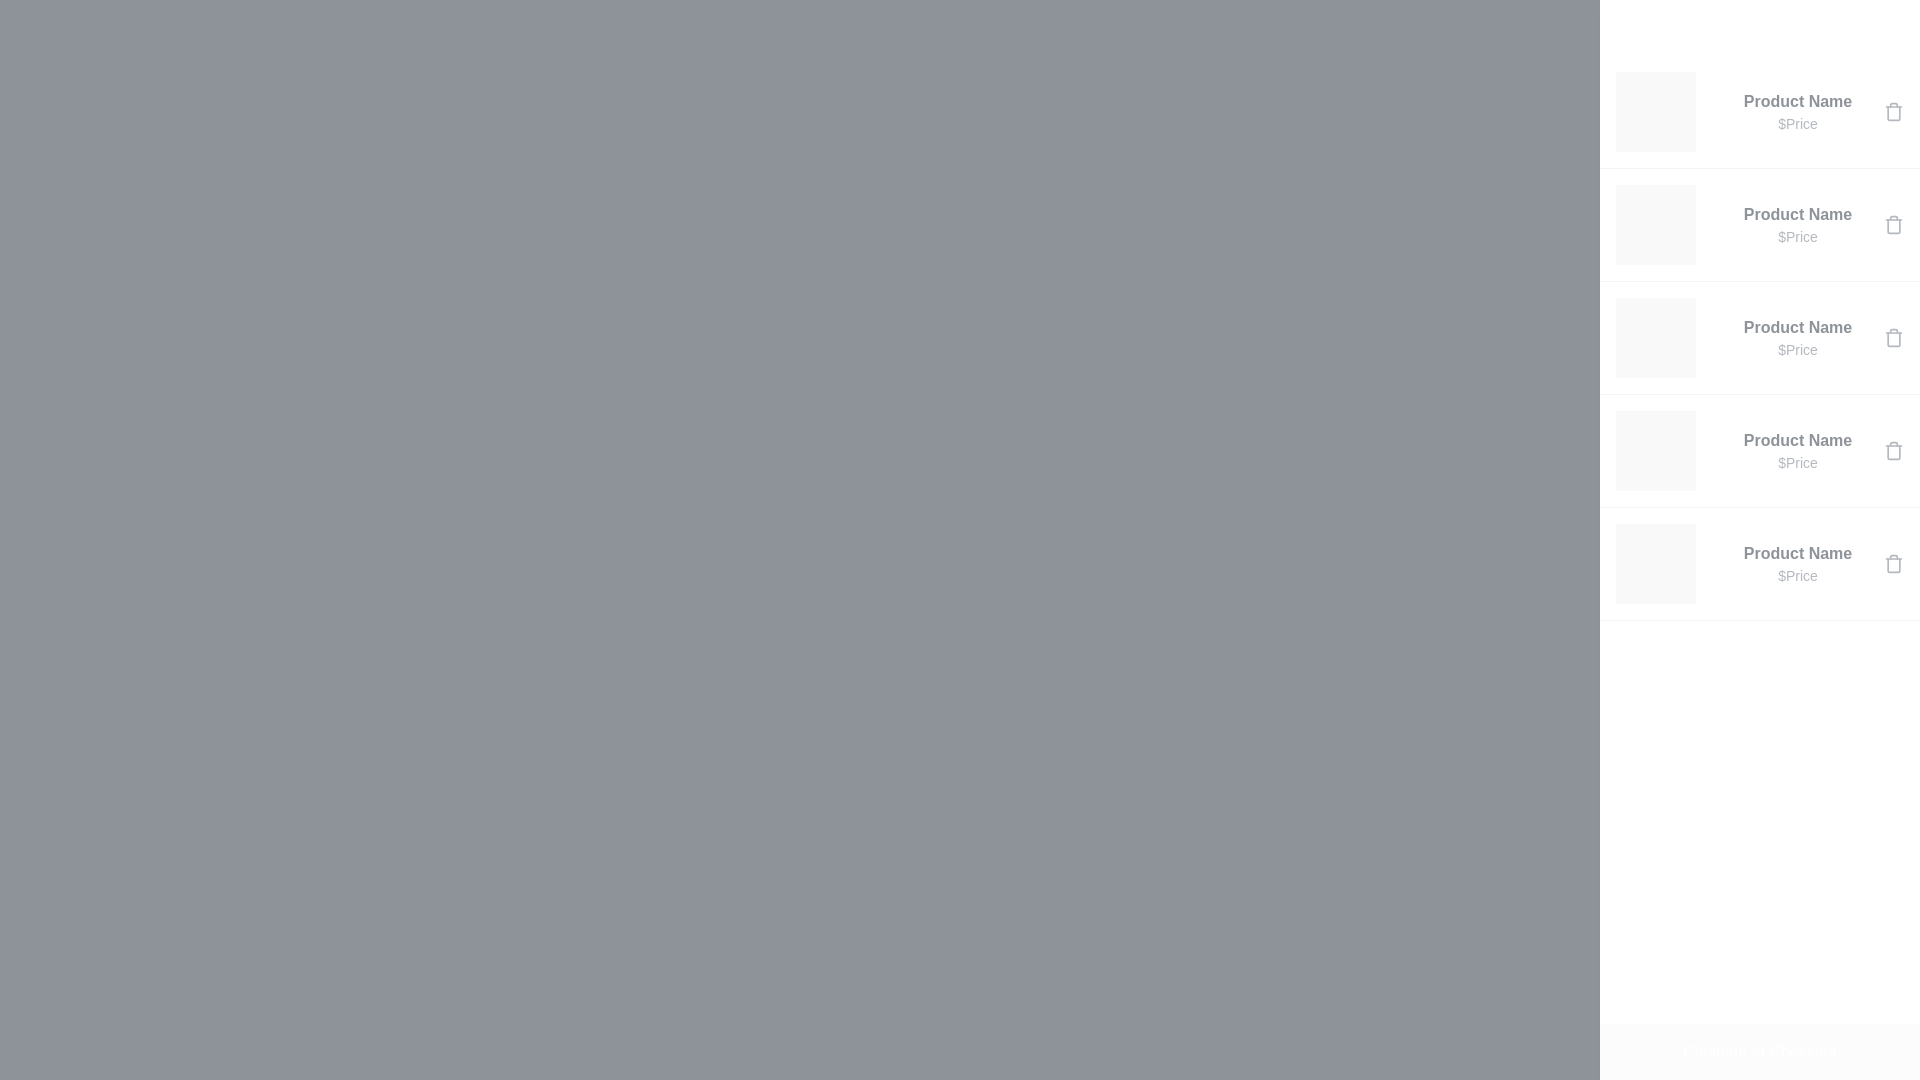 Image resolution: width=1920 pixels, height=1080 pixels. Describe the element at coordinates (1798, 235) in the screenshot. I see `the text label displaying the string '$Price', which is styled in gray and positioned directly below the 'Product Name' text in a vertical list layout of product items` at that location.